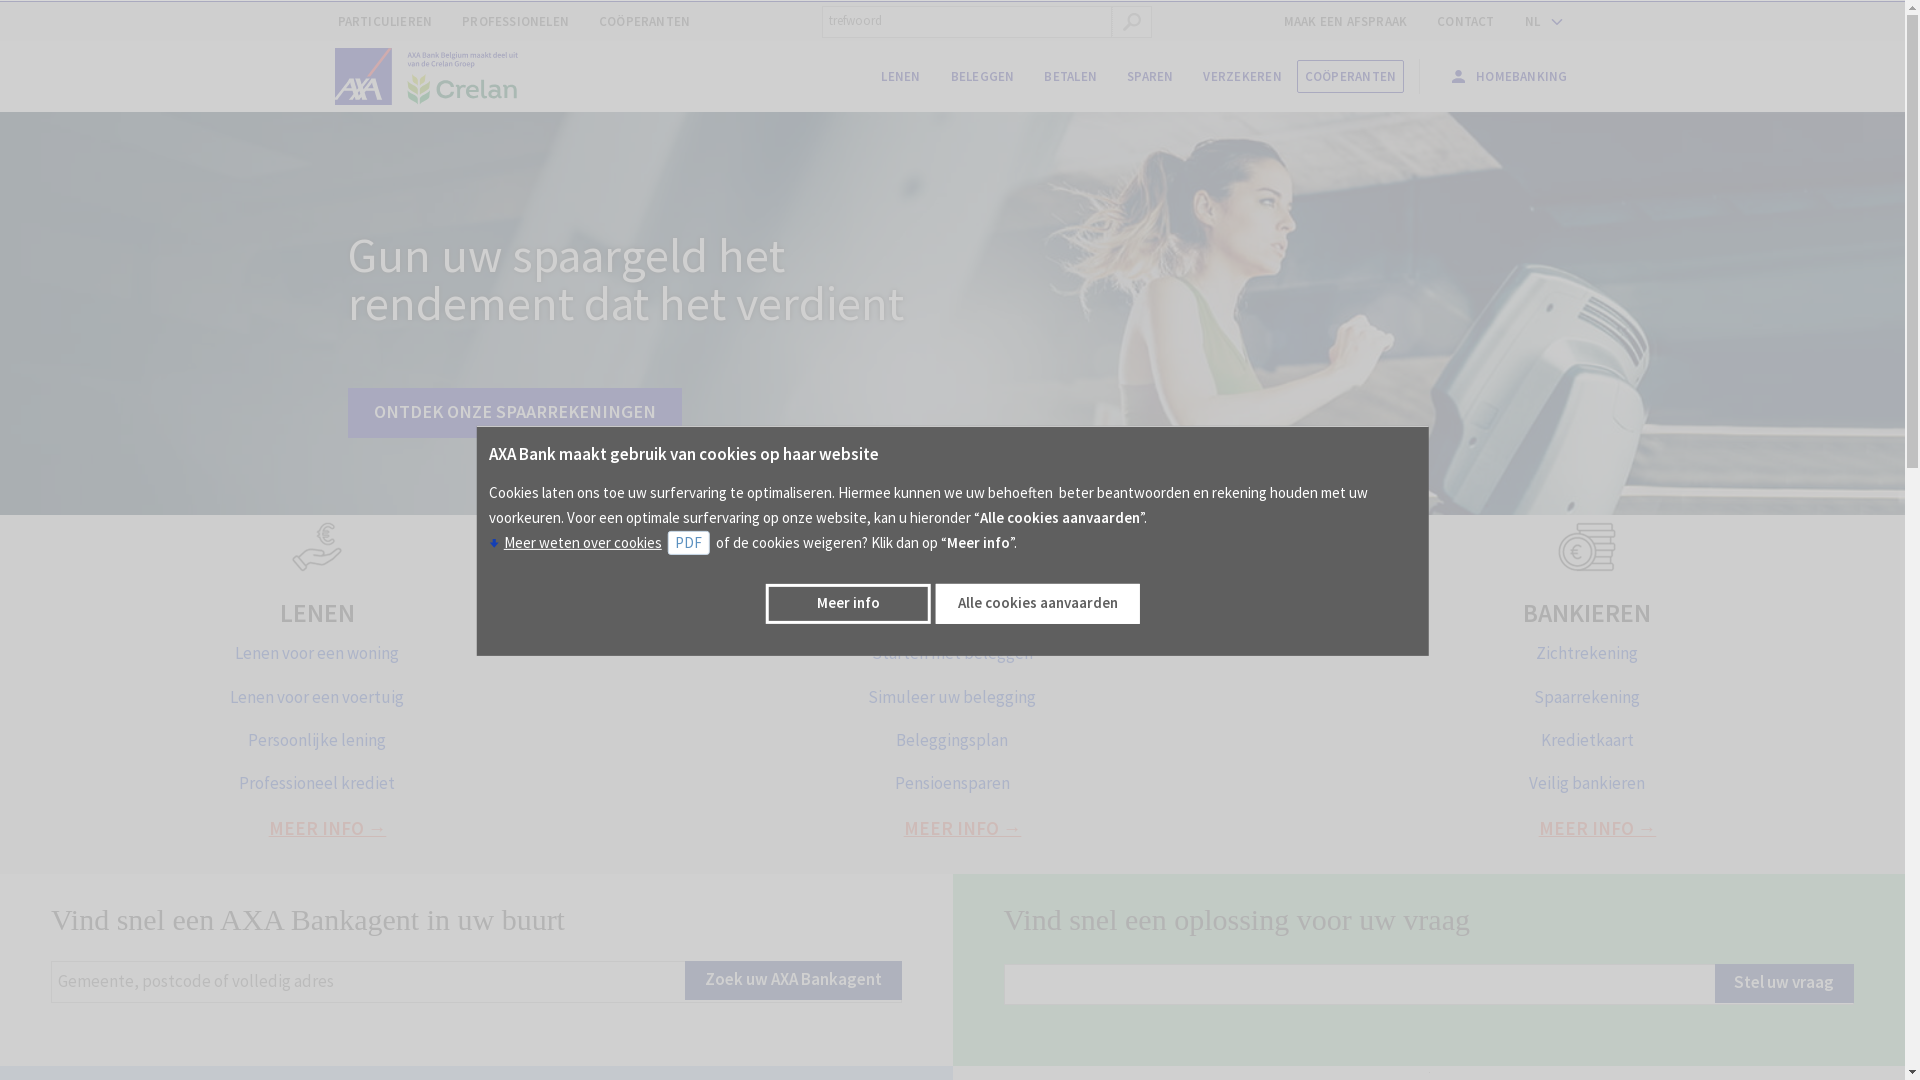  Describe the element at coordinates (515, 21) in the screenshot. I see `'PROFESSIONELEN'` at that location.